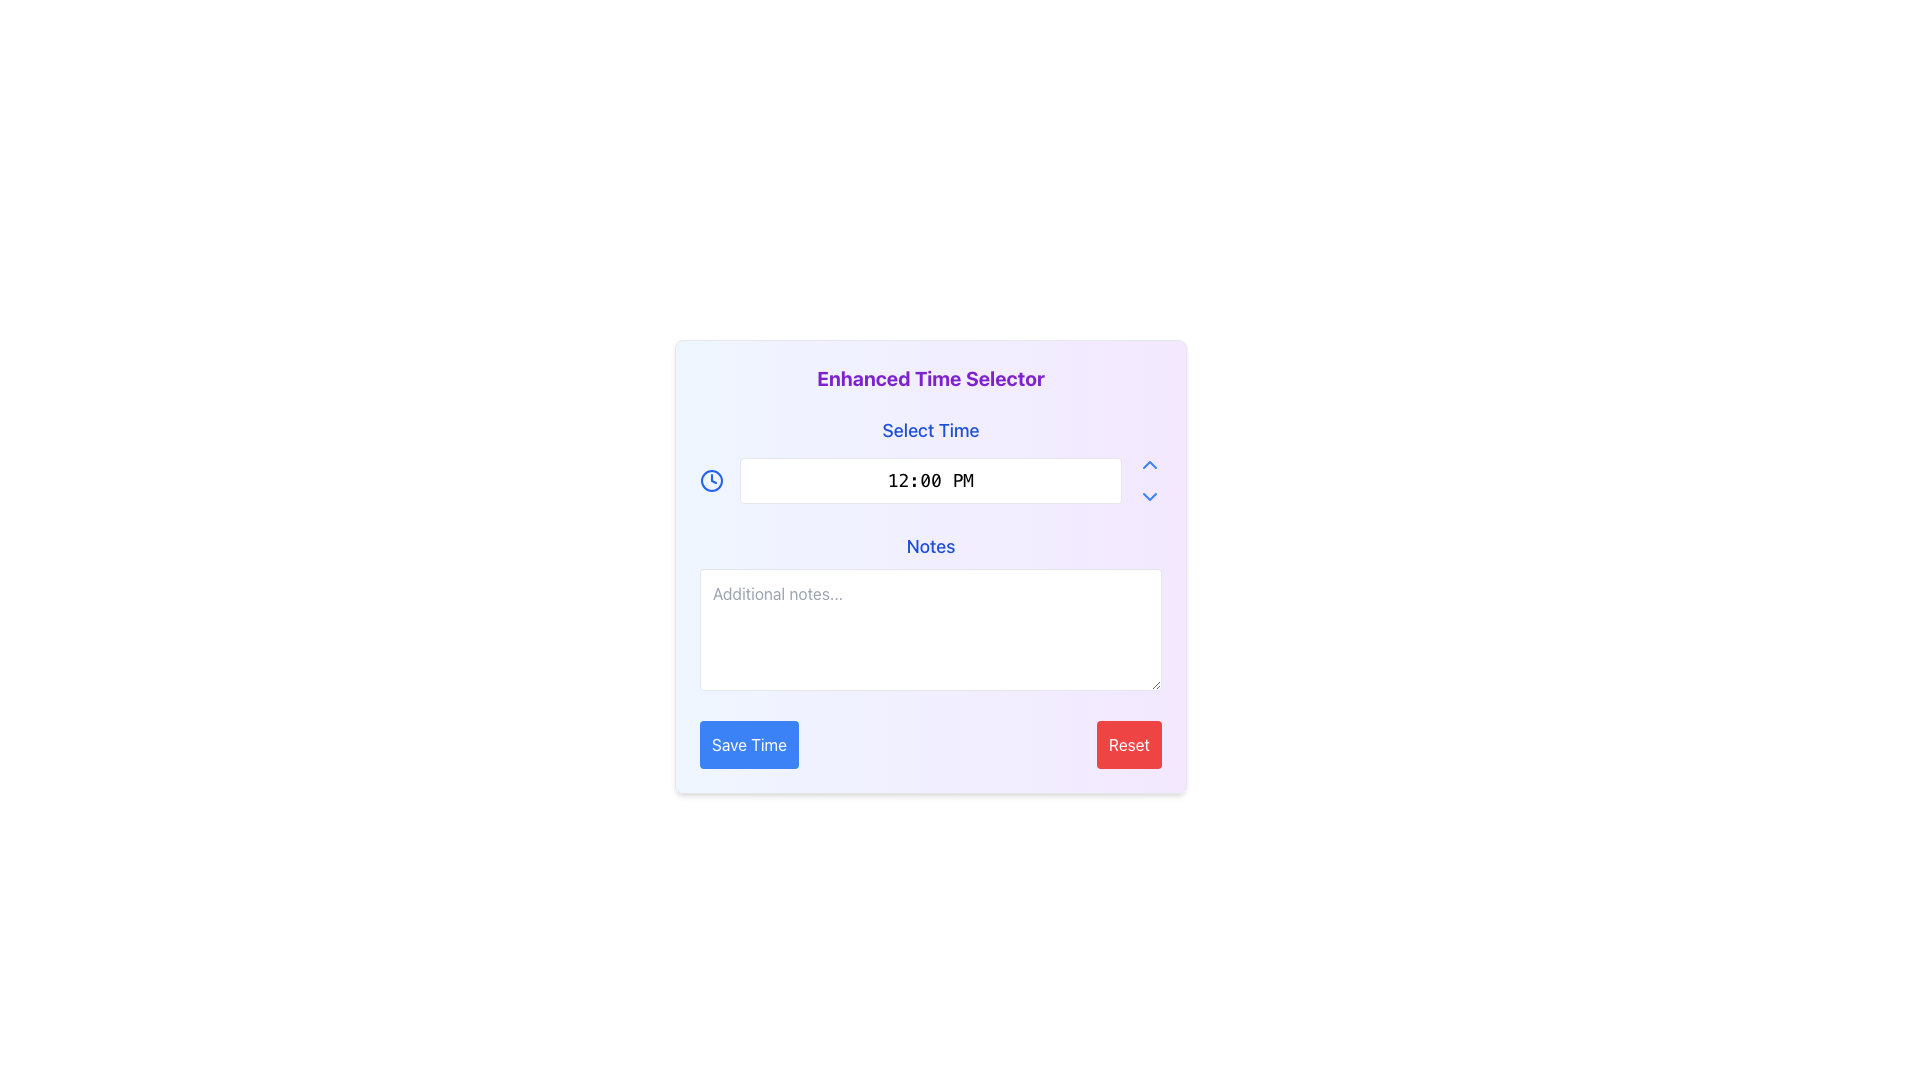  I want to click on the Dropdown toggle indicator icon located in the upper-right corner of the 'Select Time' dropdown, so click(1150, 496).